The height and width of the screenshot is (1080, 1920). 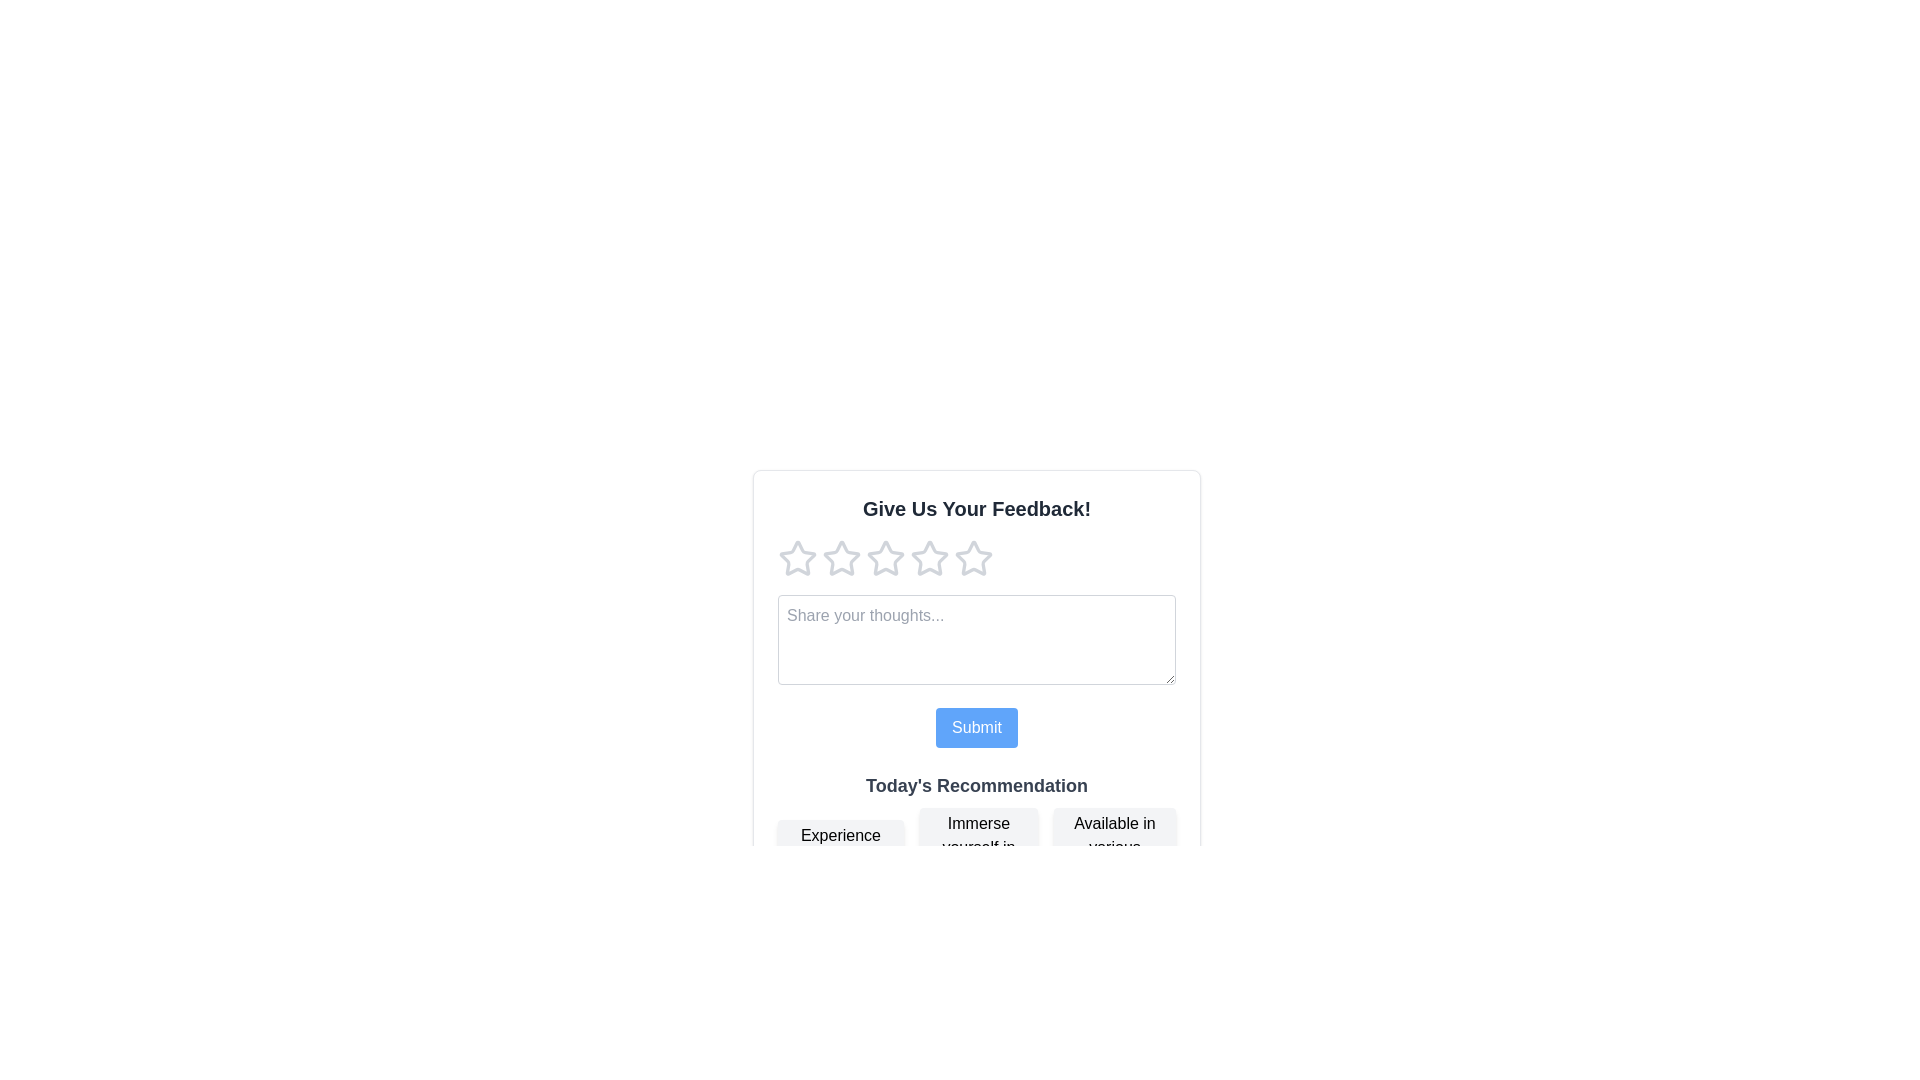 What do you see at coordinates (841, 559) in the screenshot?
I see `the third hollow star icon in the rating system under 'Give Us Your Feedback!'` at bounding box center [841, 559].